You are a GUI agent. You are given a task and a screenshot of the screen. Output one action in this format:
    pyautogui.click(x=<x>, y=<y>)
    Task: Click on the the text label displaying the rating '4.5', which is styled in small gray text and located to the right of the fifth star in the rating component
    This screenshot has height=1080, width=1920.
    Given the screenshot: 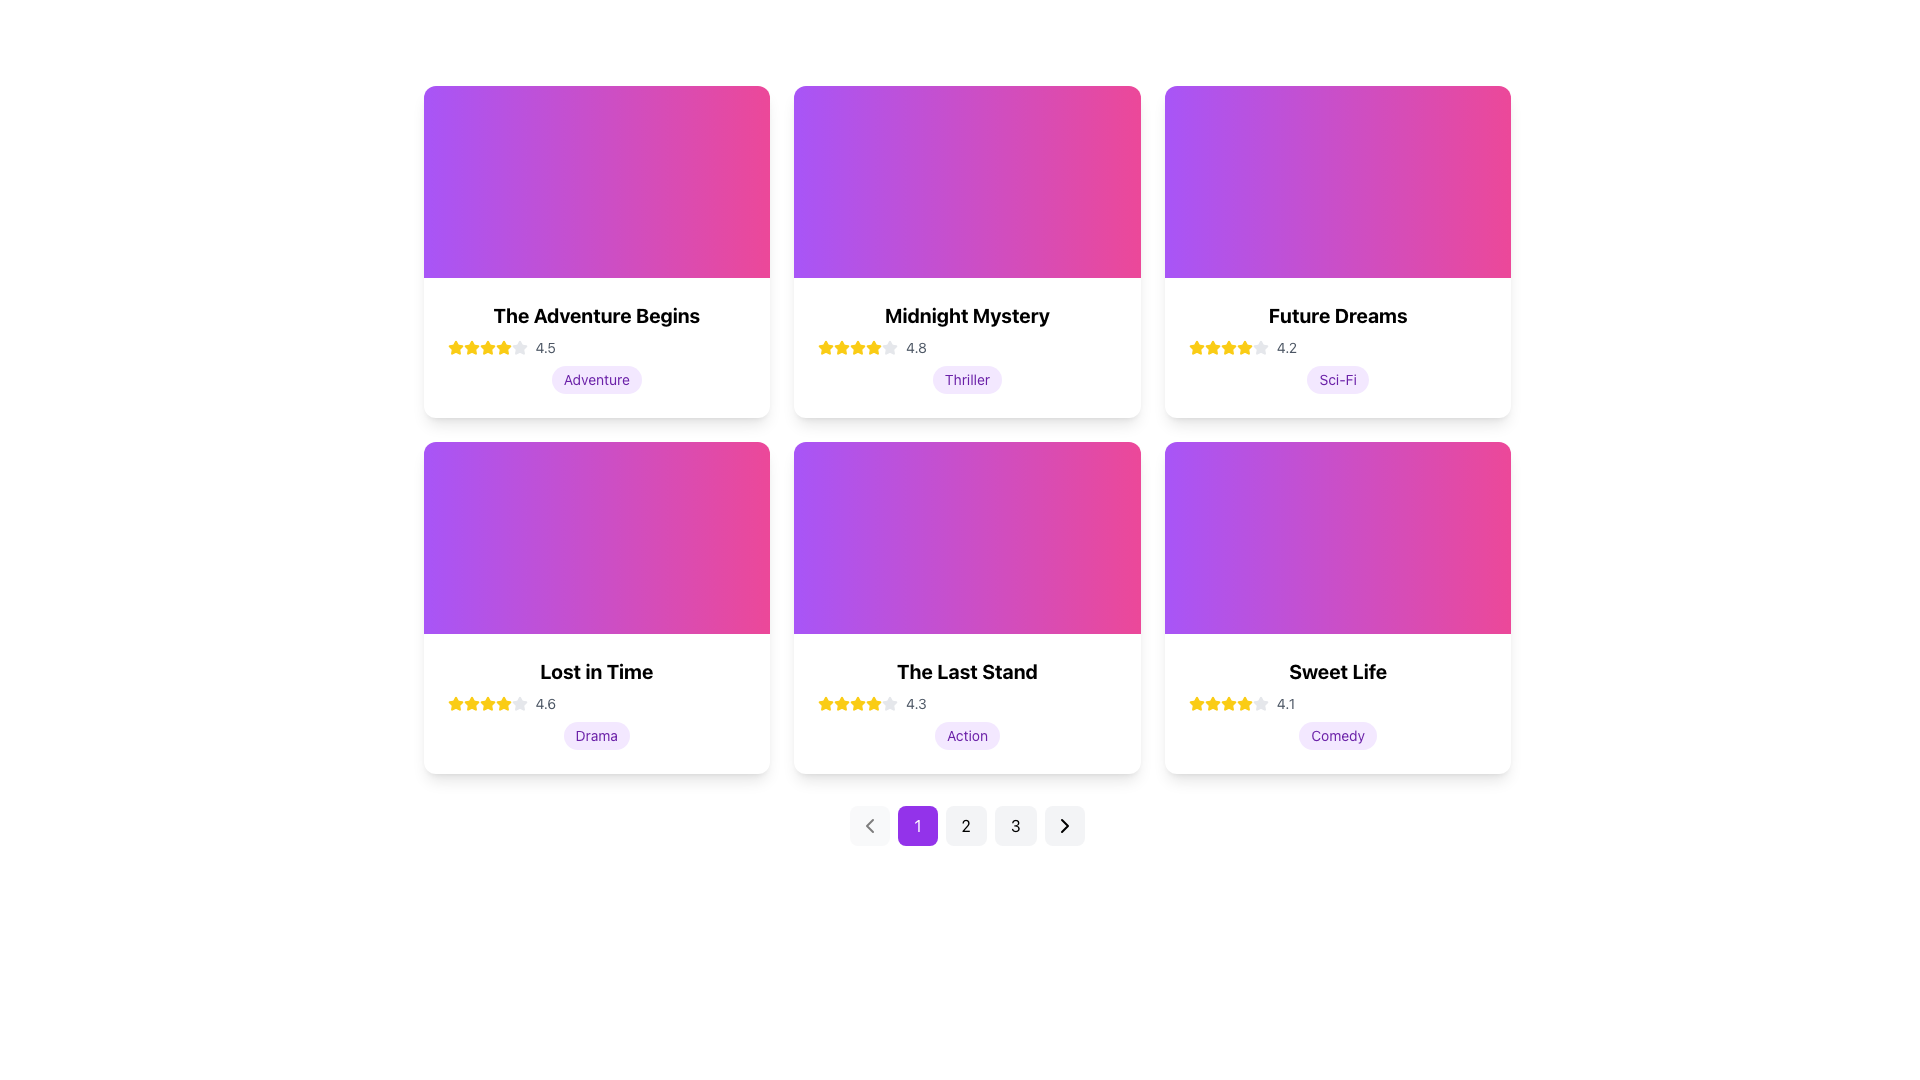 What is the action you would take?
    pyautogui.click(x=545, y=346)
    